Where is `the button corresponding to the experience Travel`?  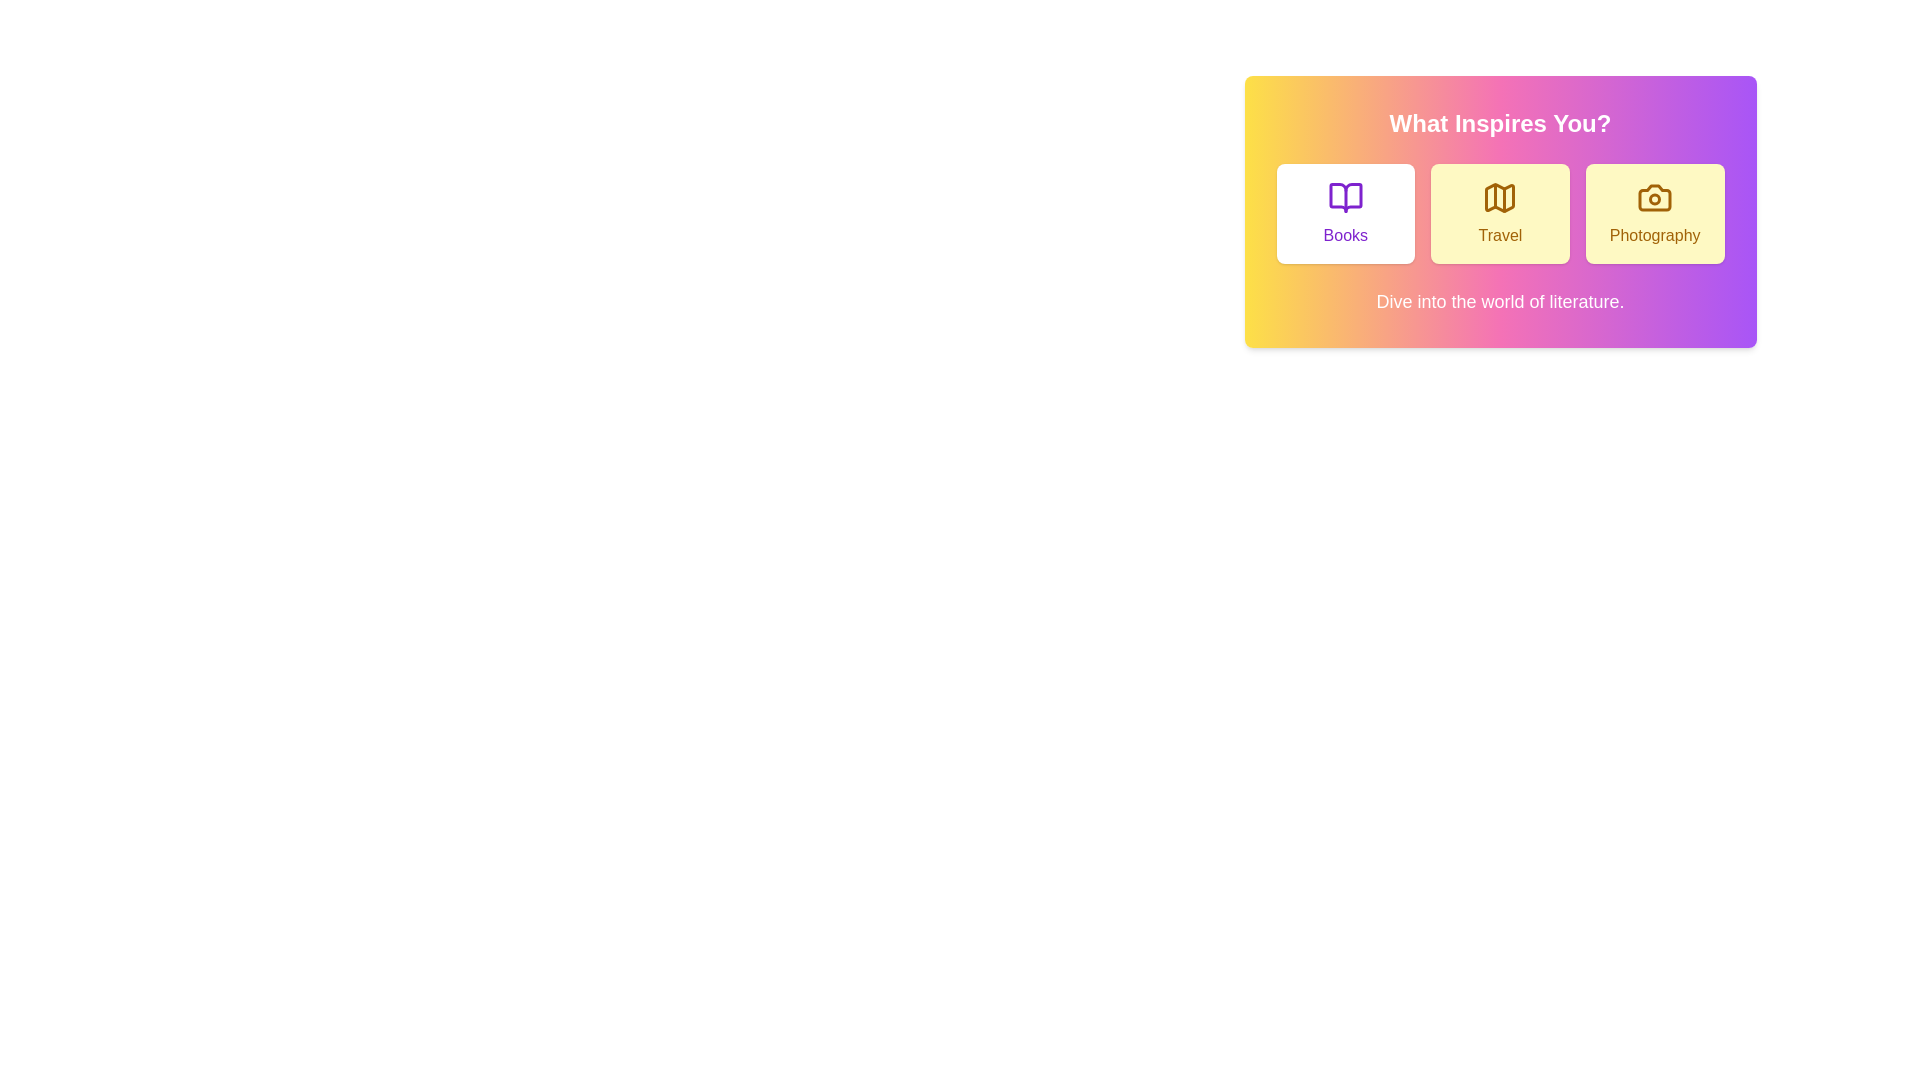 the button corresponding to the experience Travel is located at coordinates (1500, 213).